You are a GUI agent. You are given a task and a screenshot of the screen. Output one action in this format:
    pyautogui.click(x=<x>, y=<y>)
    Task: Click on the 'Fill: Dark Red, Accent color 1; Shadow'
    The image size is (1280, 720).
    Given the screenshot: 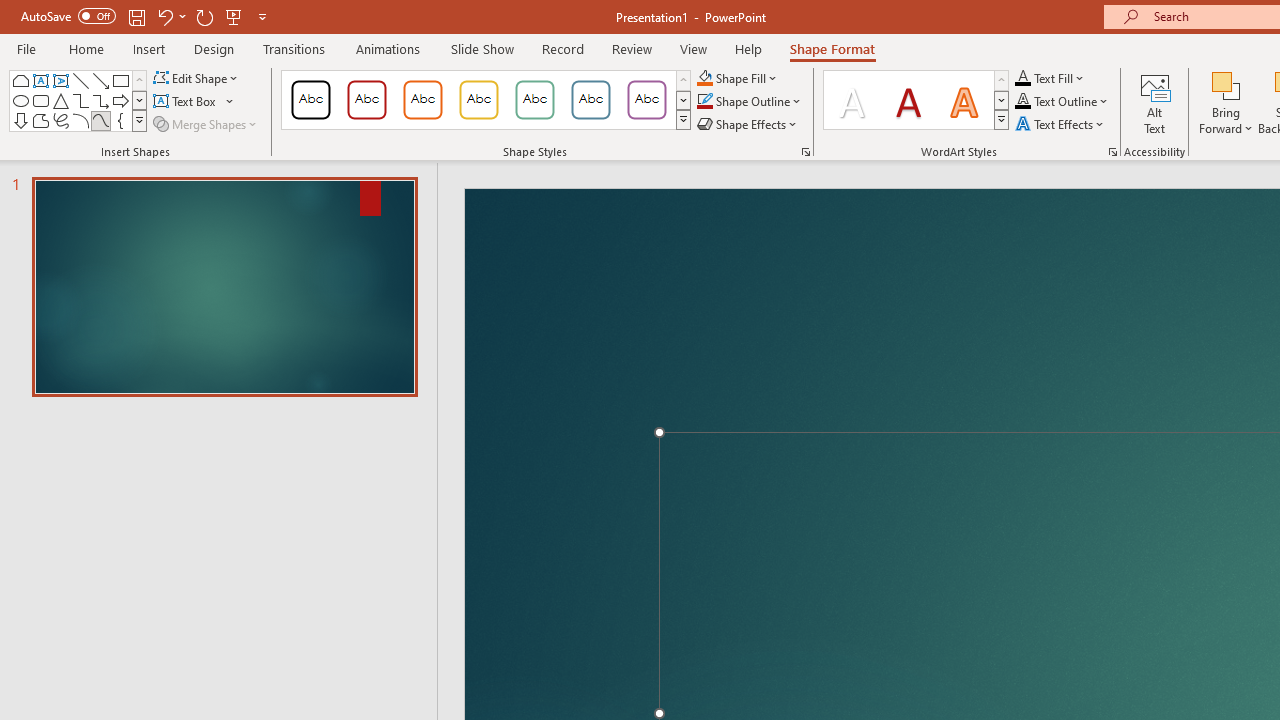 What is the action you would take?
    pyautogui.click(x=907, y=100)
    